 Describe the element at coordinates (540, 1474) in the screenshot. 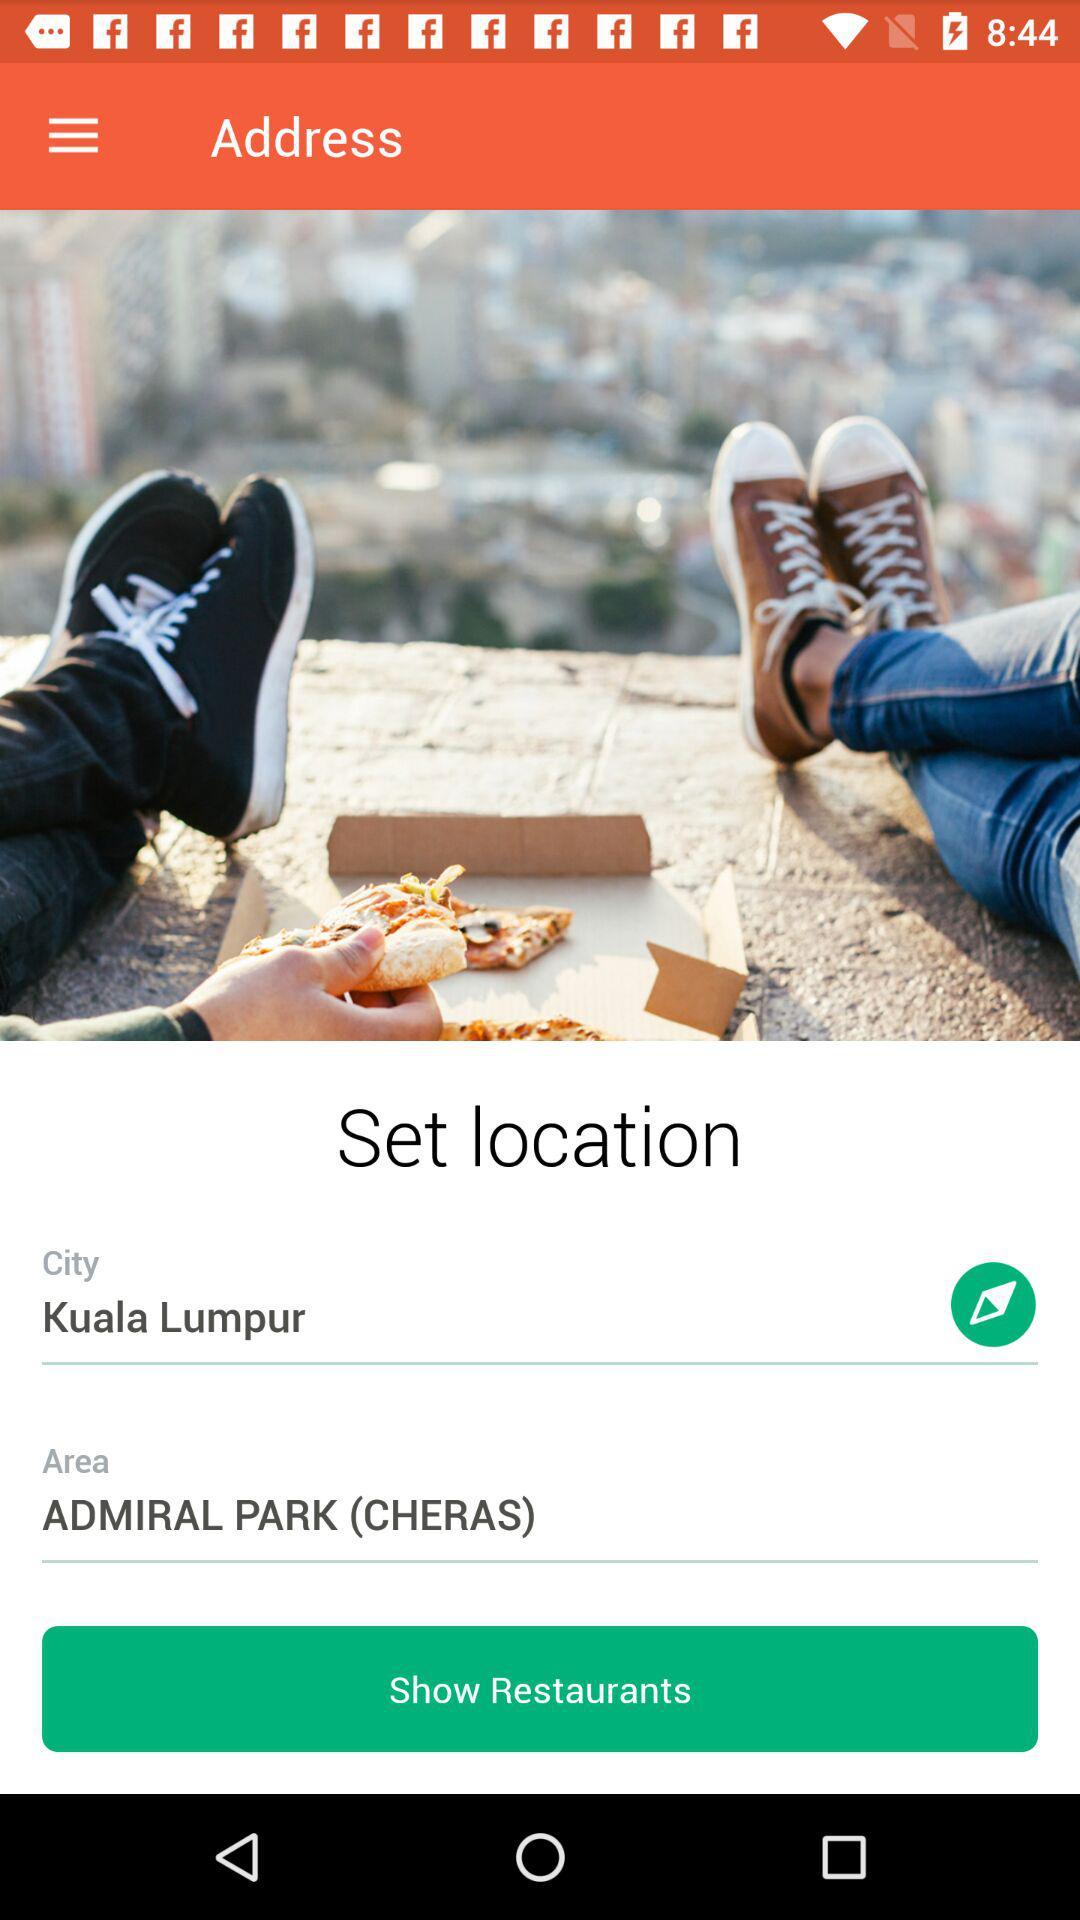

I see `admiral park (cheras)` at that location.